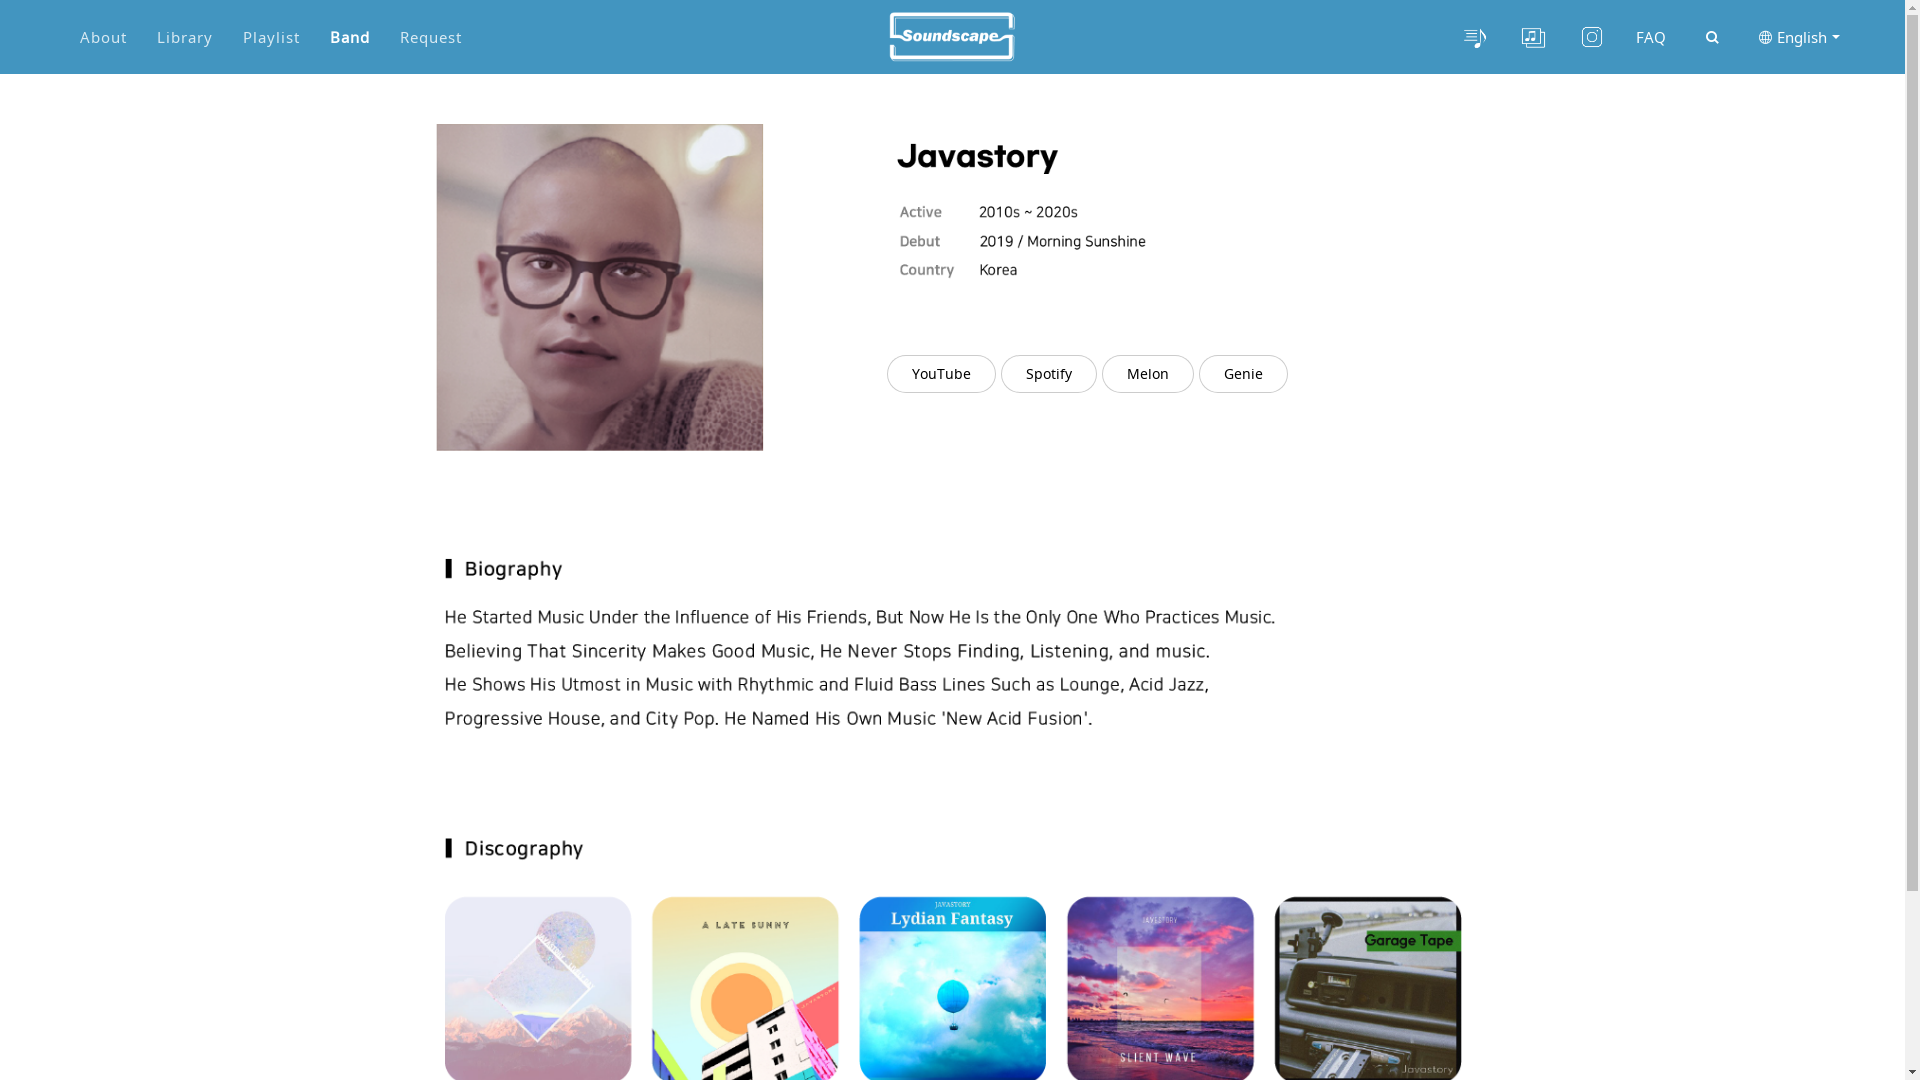 This screenshot has height=1080, width=1920. What do you see at coordinates (1001, 374) in the screenshot?
I see `'Spotify'` at bounding box center [1001, 374].